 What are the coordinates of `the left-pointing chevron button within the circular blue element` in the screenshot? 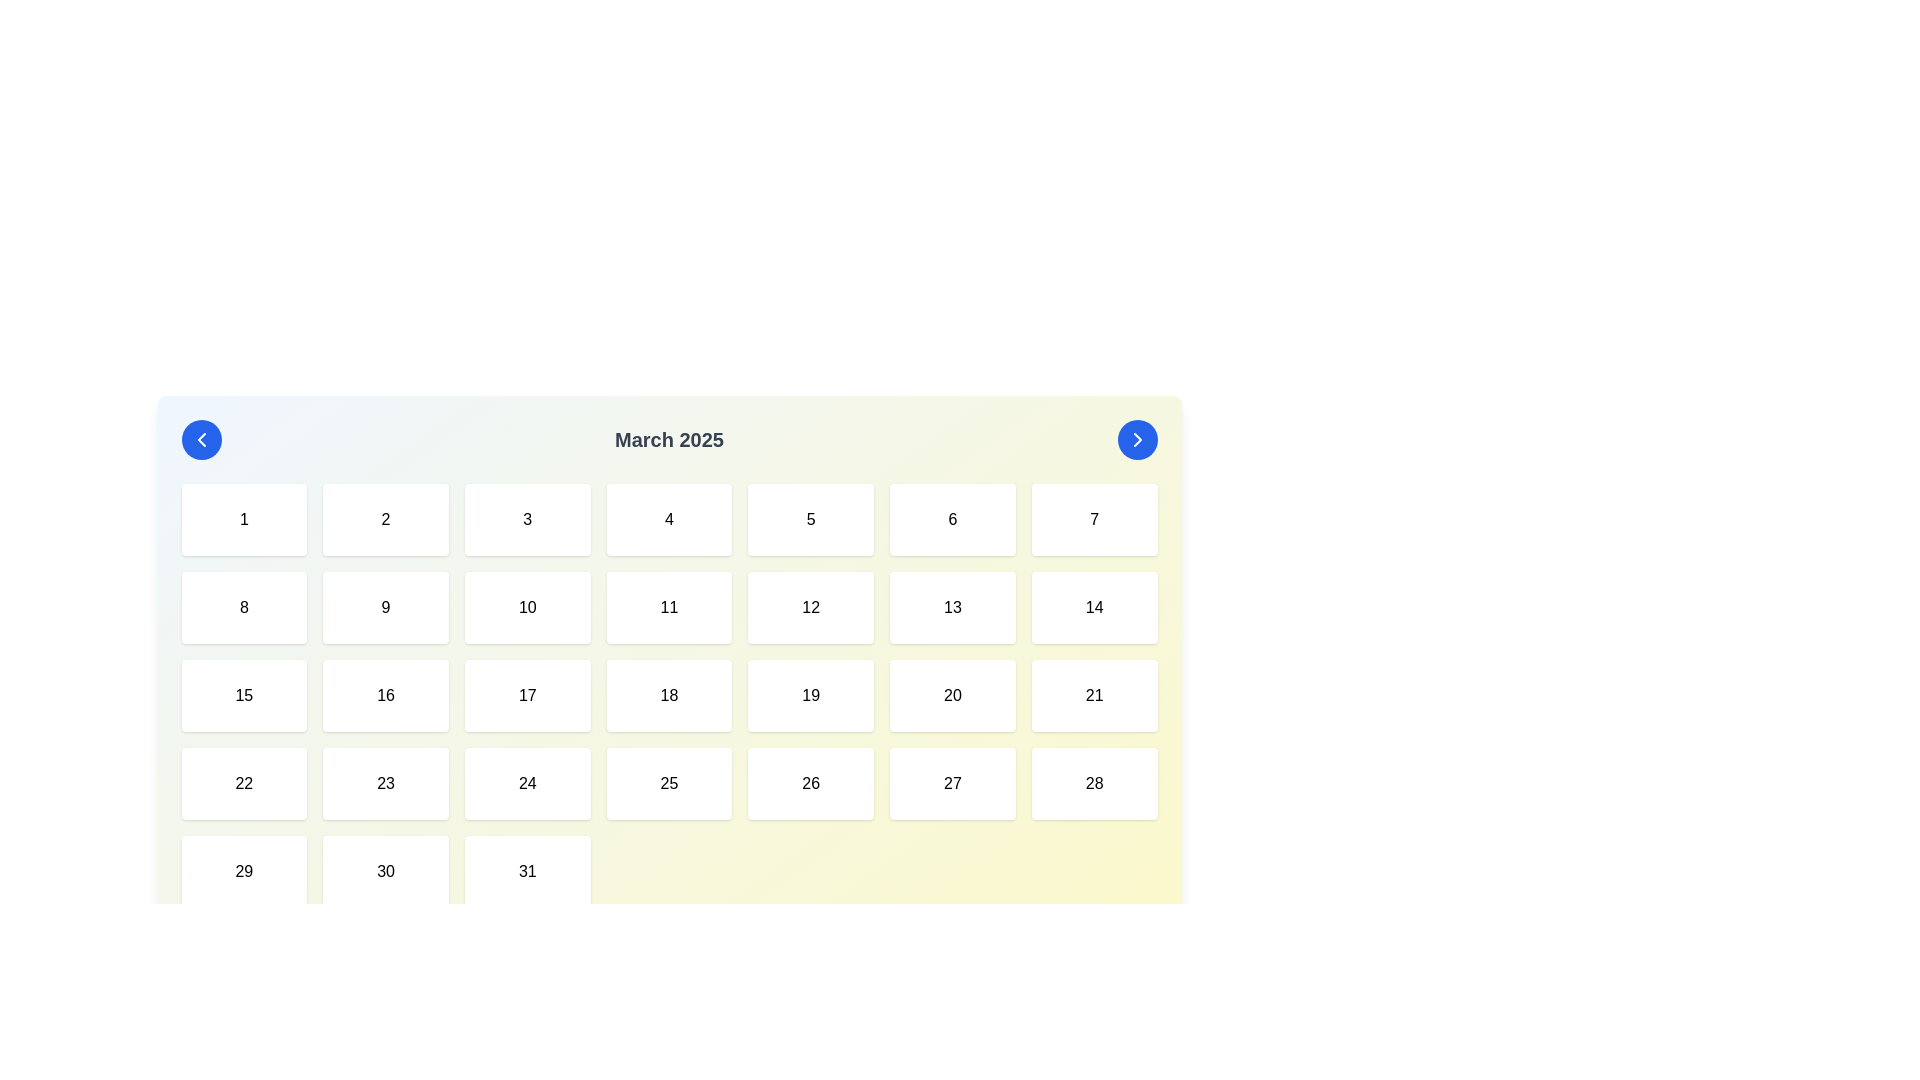 It's located at (201, 438).